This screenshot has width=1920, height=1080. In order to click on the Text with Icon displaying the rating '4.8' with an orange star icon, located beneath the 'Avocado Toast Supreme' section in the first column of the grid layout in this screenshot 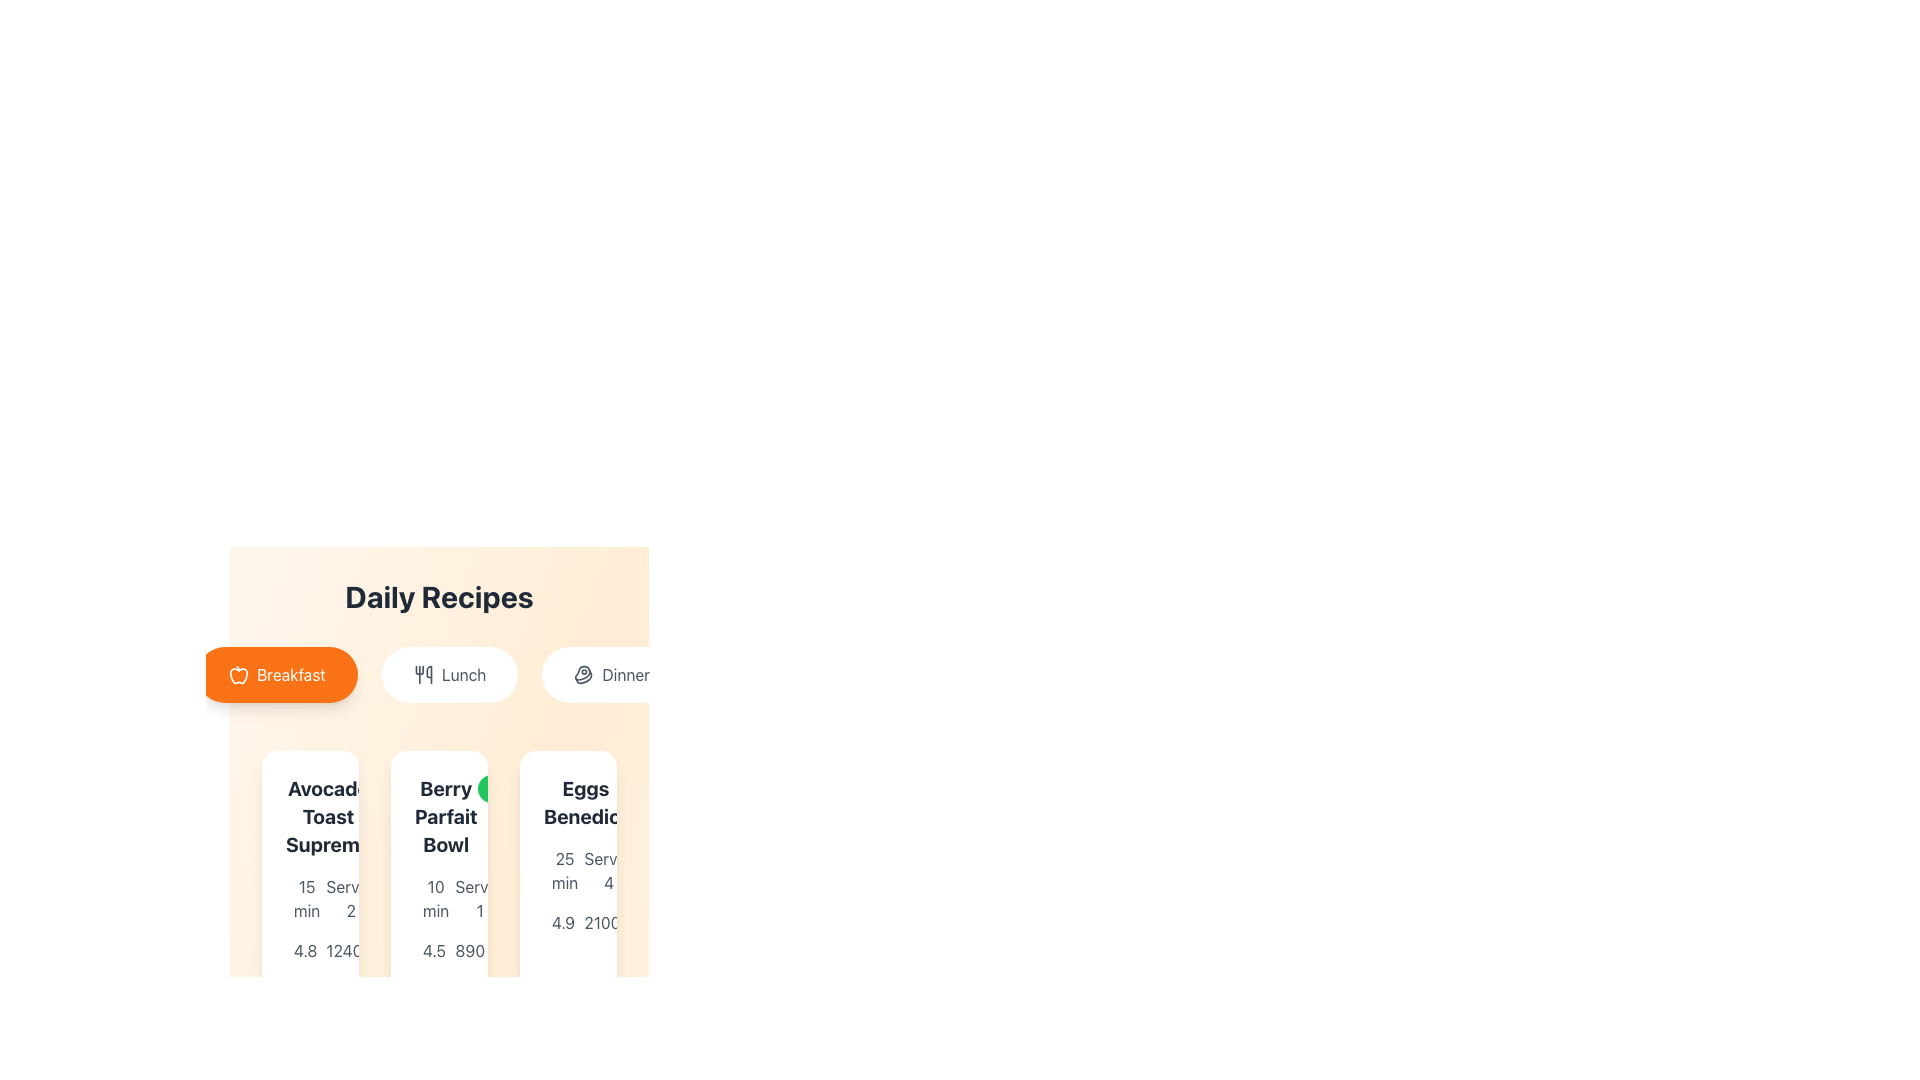, I will do `click(293, 950)`.